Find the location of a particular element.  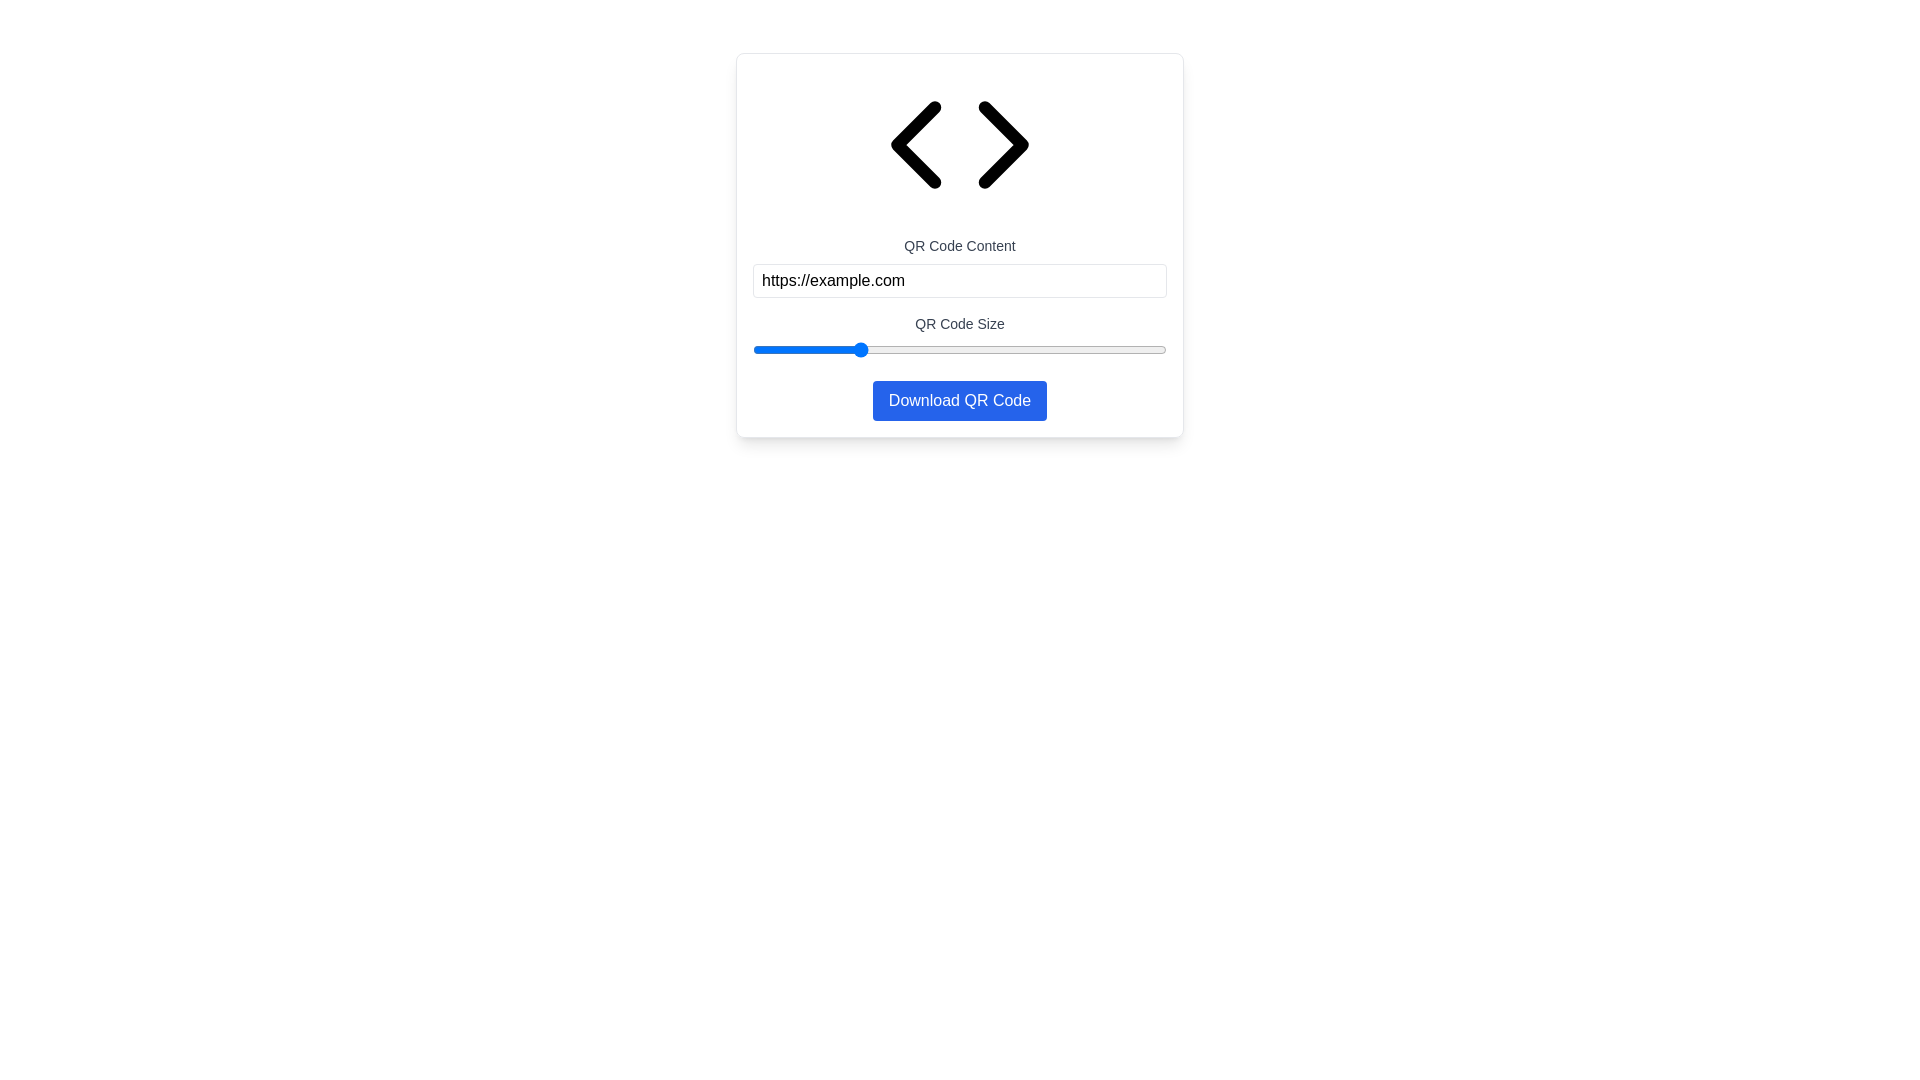

QR code size is located at coordinates (1160, 349).